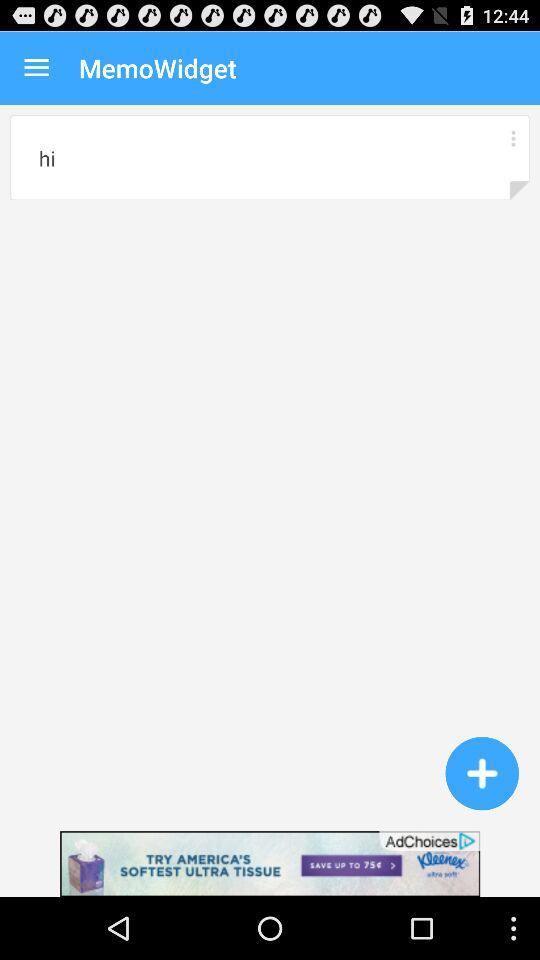  What do you see at coordinates (513, 137) in the screenshot?
I see `manu` at bounding box center [513, 137].